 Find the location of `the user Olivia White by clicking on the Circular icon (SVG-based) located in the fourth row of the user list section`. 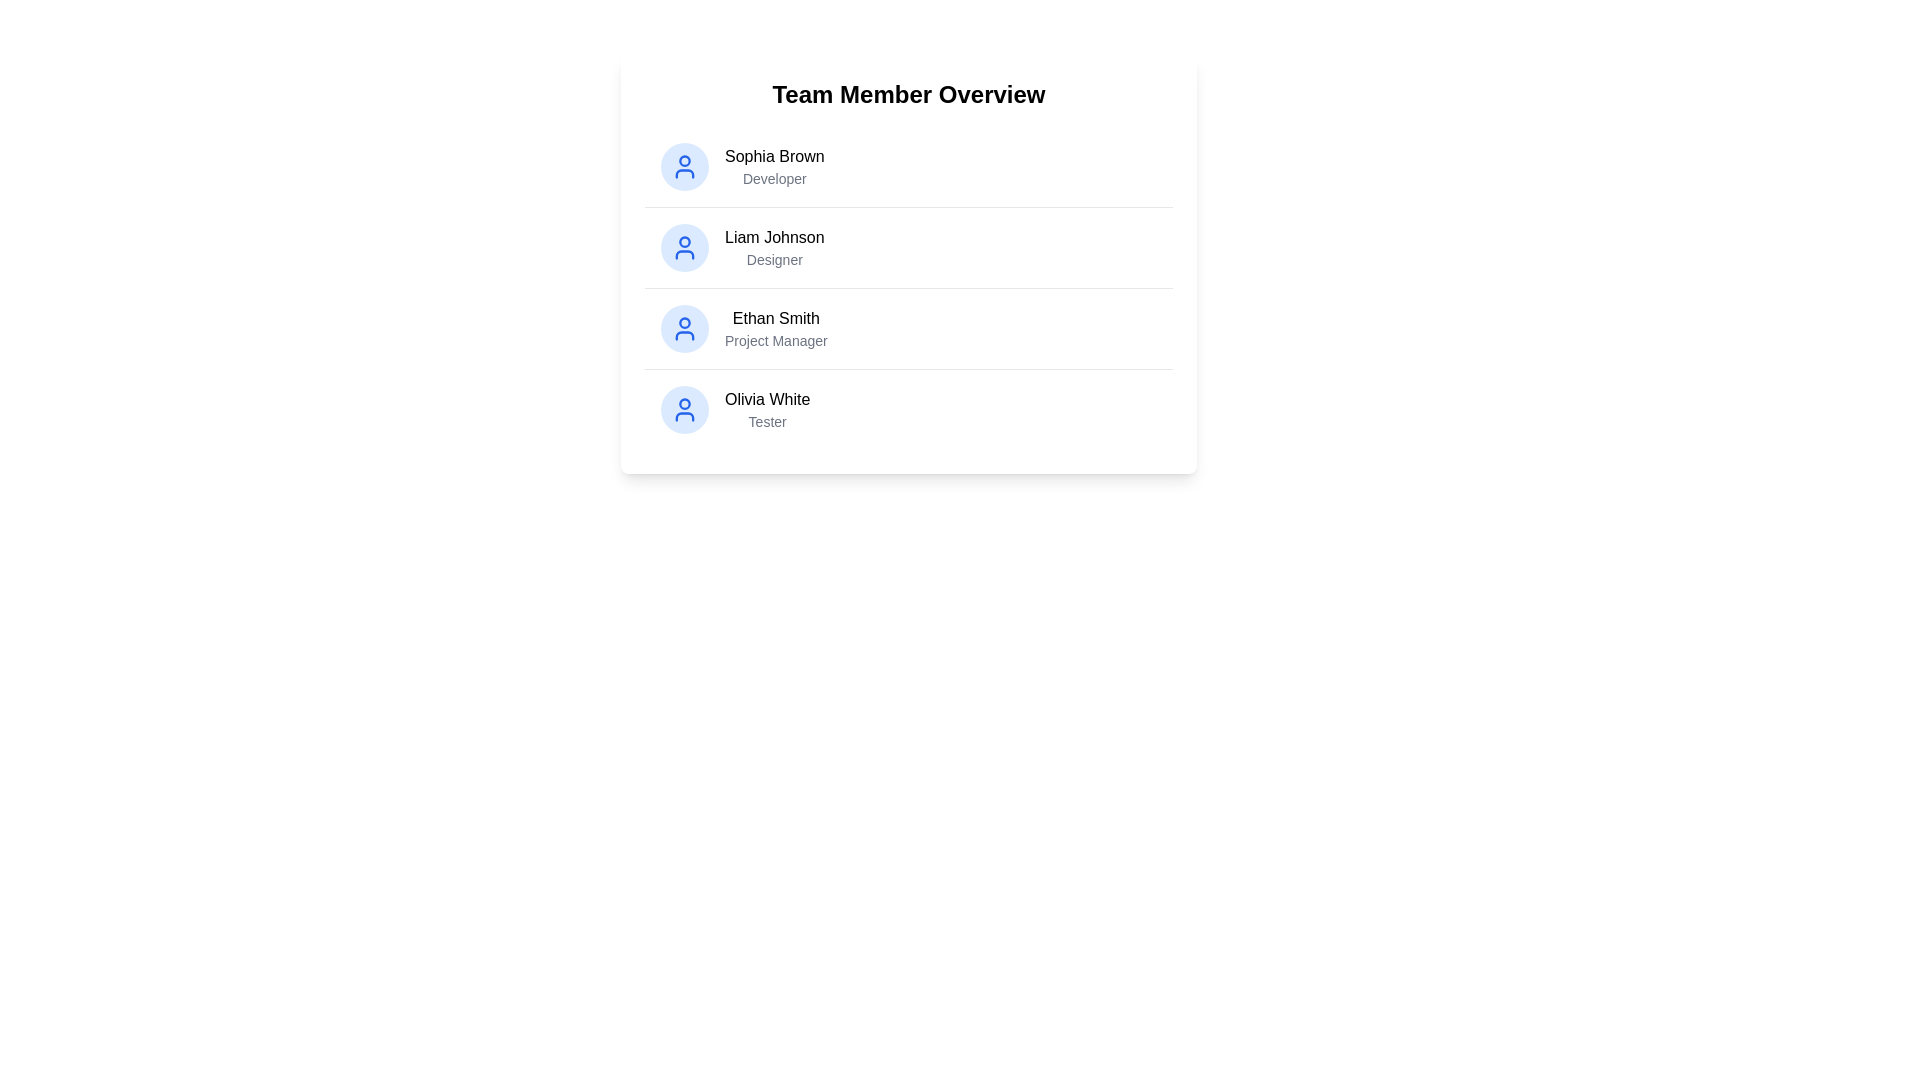

the user Olivia White by clicking on the Circular icon (SVG-based) located in the fourth row of the user list section is located at coordinates (685, 404).